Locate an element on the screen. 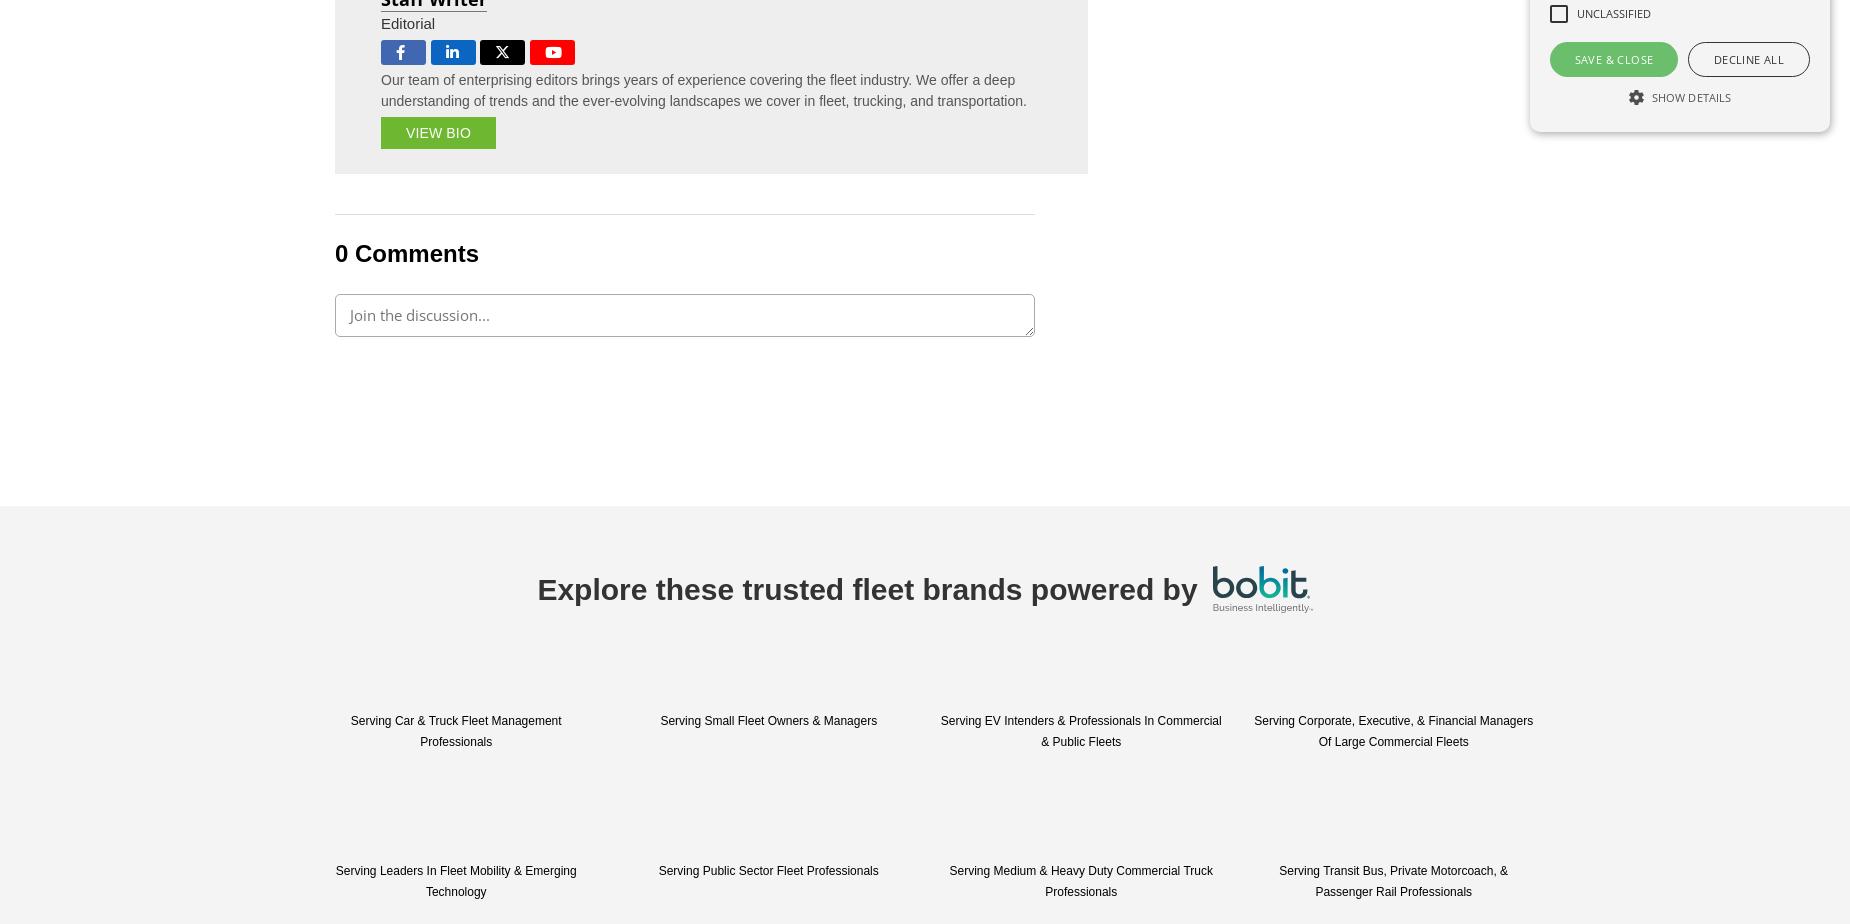 The image size is (1850, 924). 'Serving Small Fleet Owners & Managers' is located at coordinates (768, 720).